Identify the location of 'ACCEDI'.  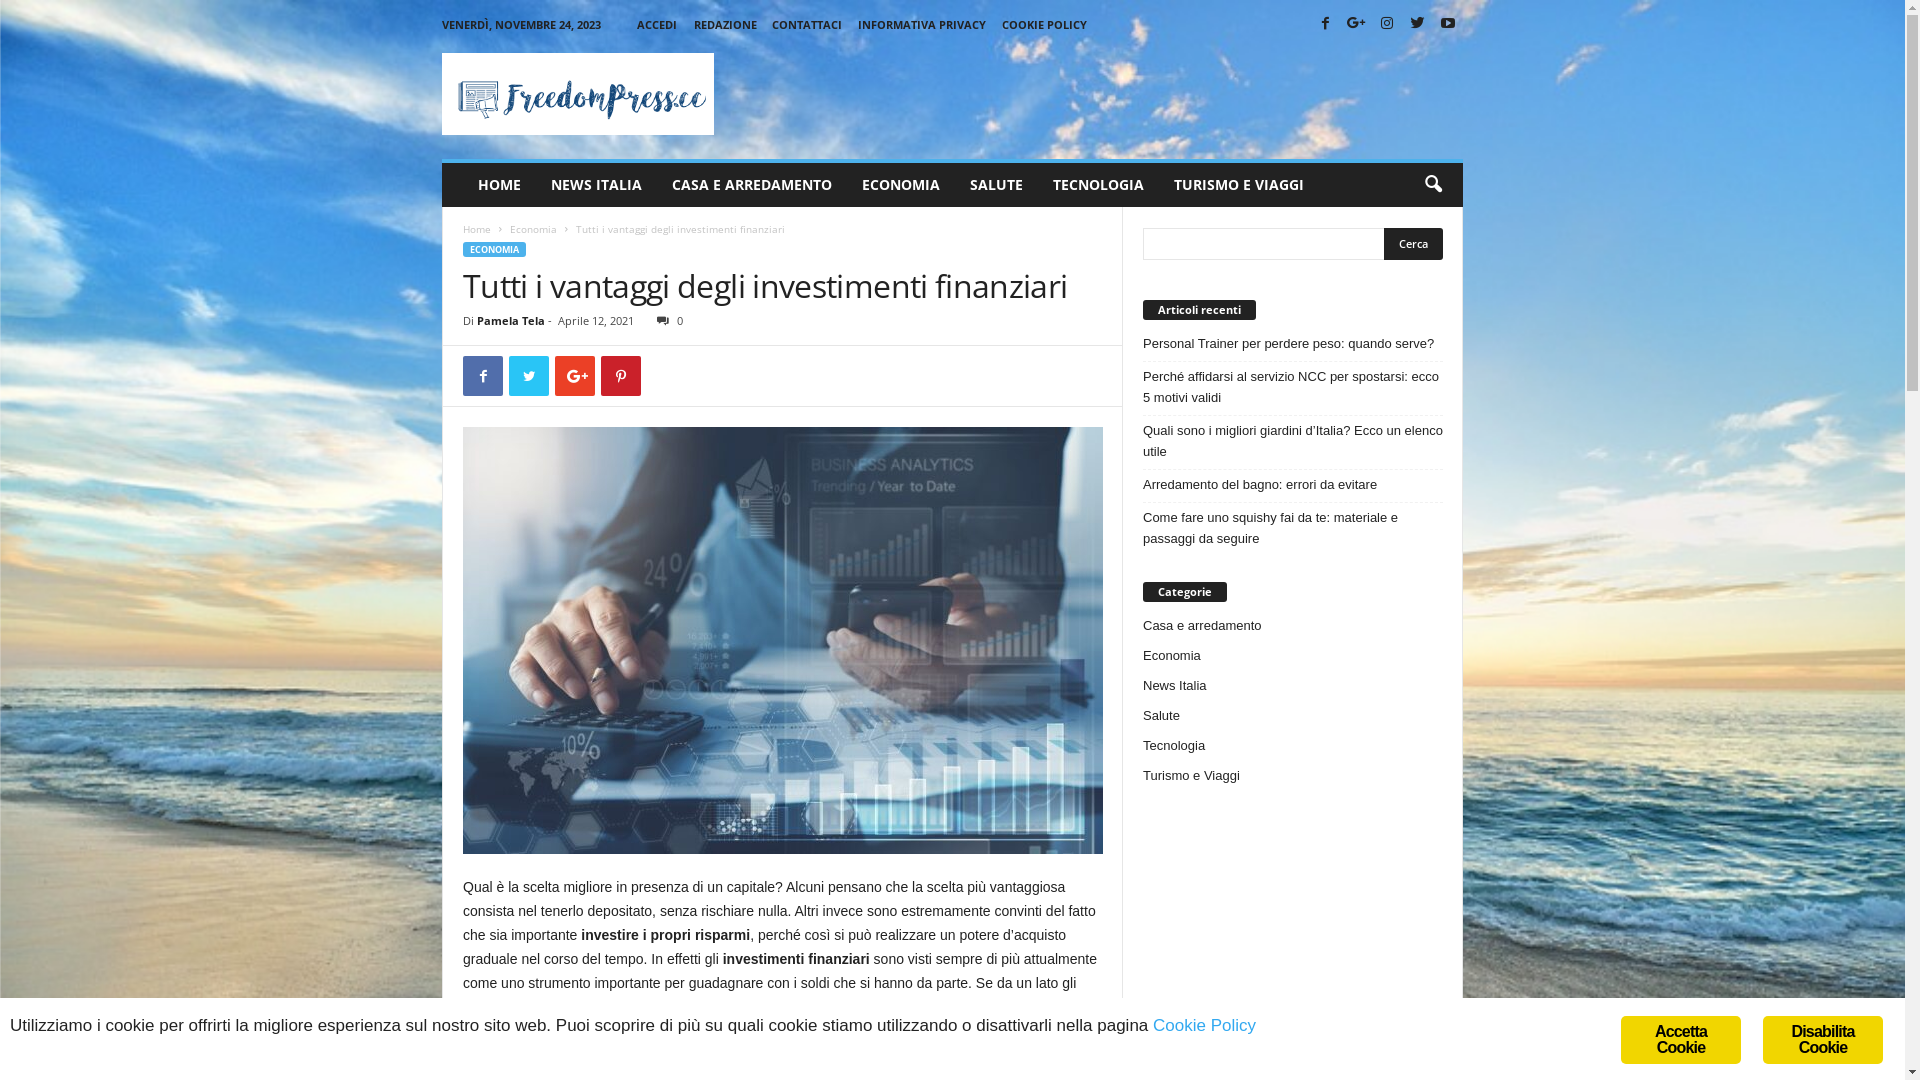
(657, 24).